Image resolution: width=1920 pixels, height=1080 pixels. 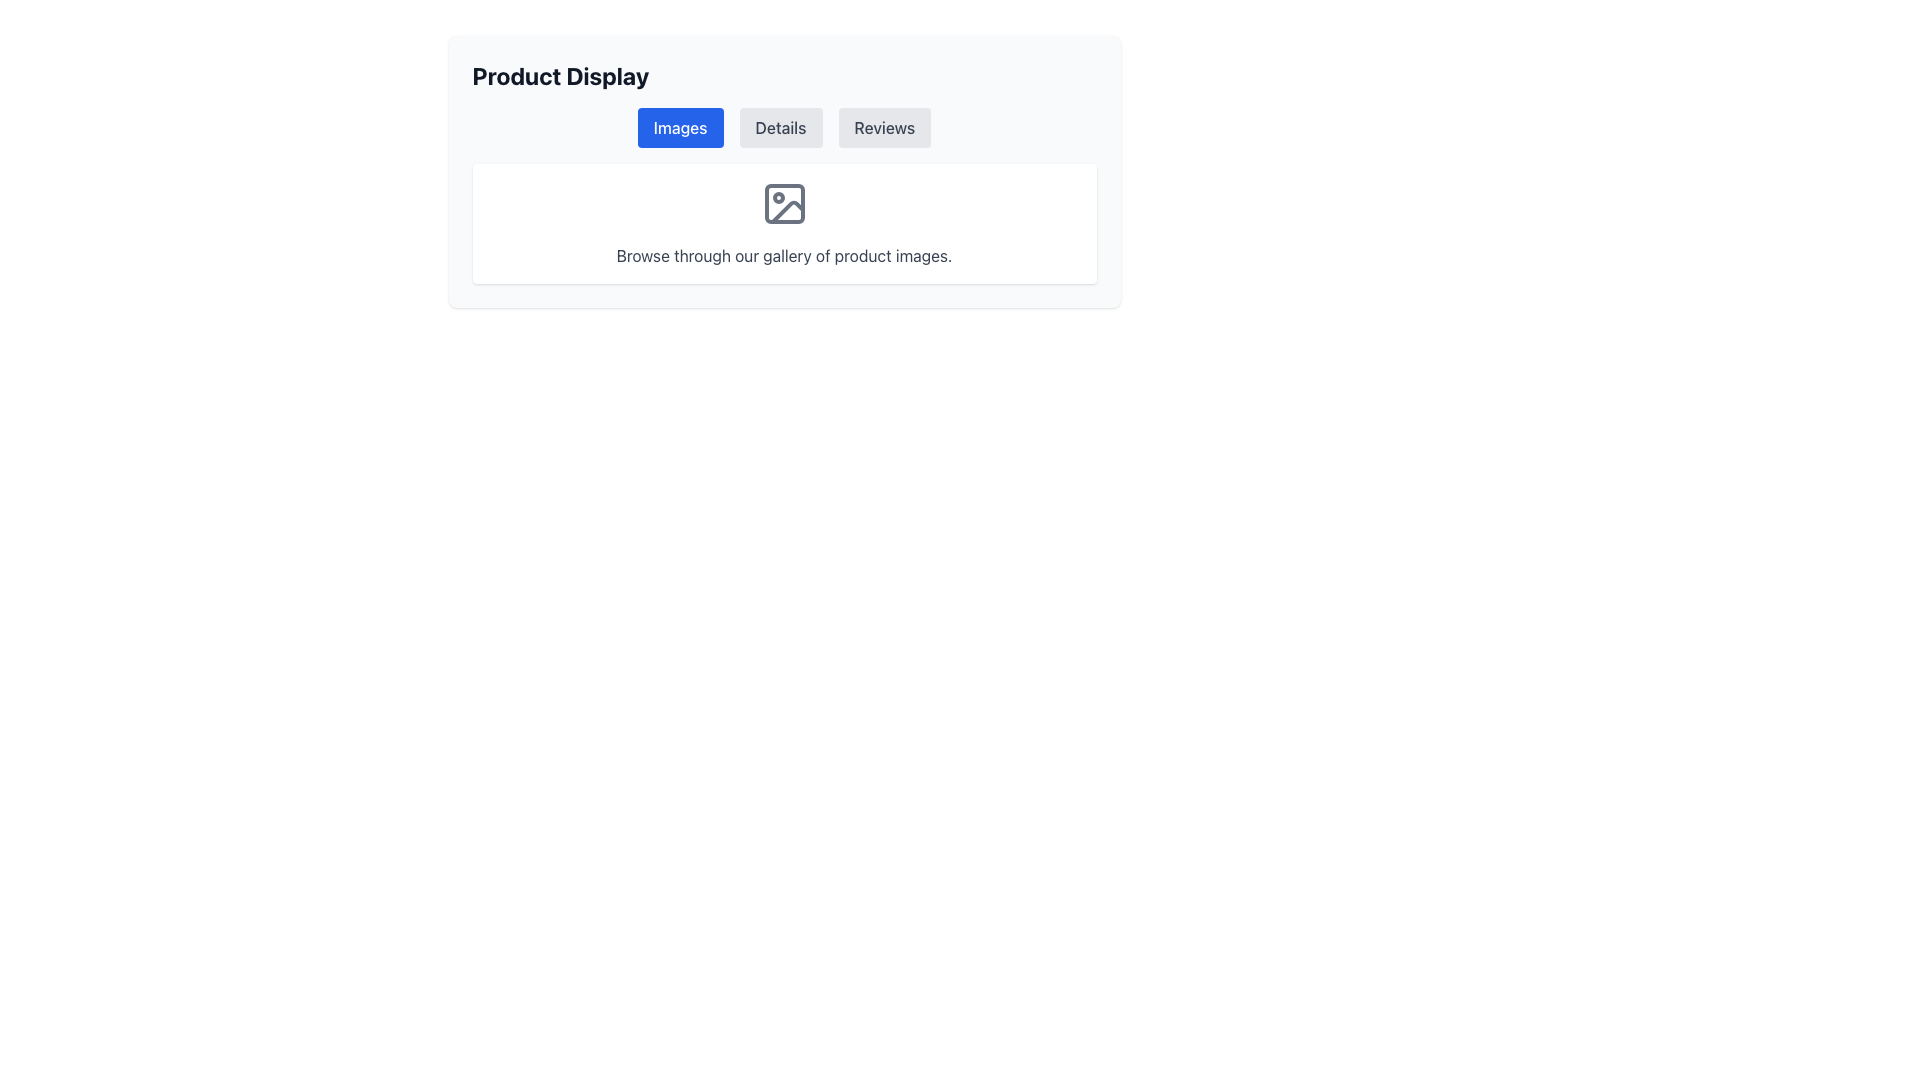 What do you see at coordinates (680, 127) in the screenshot?
I see `the first button from the left in the navigation section` at bounding box center [680, 127].